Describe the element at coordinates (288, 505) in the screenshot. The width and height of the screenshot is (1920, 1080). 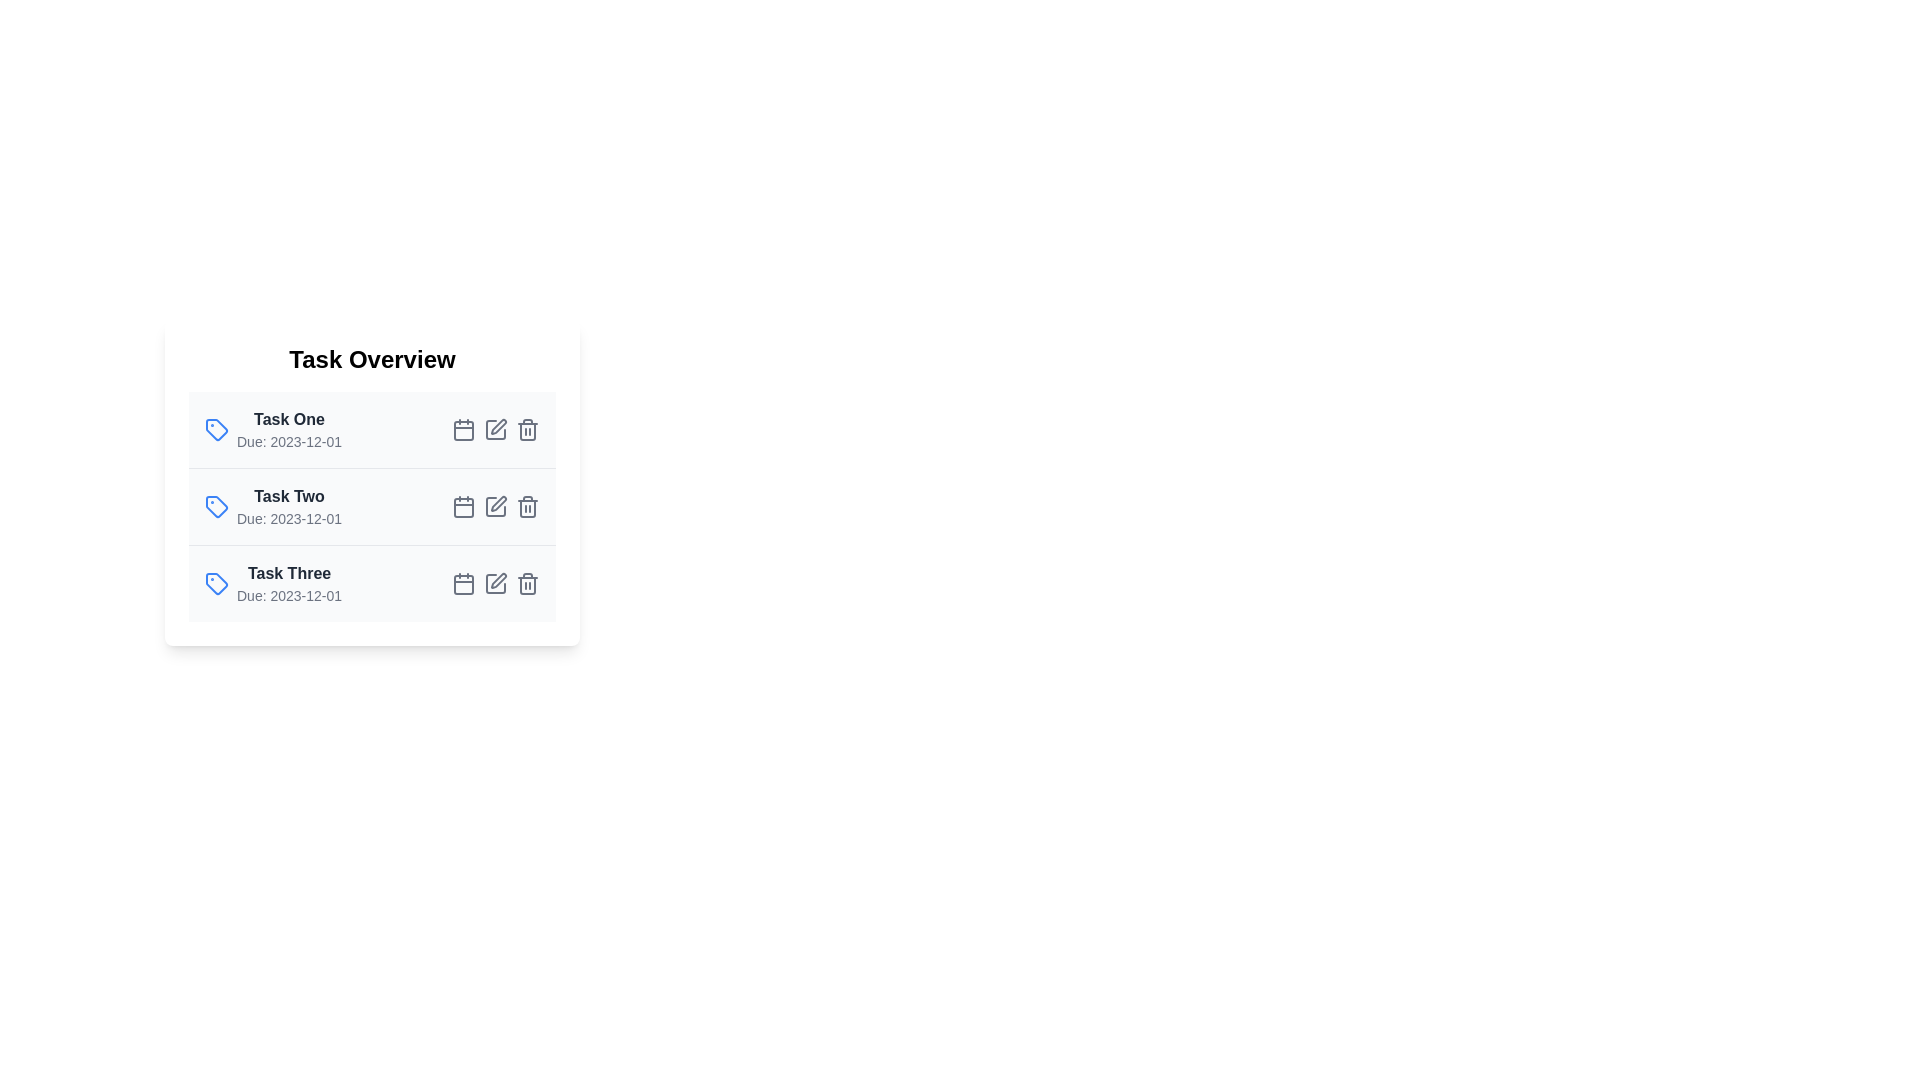
I see `text label that states 'Task Two' and 'Due: 2023-12-01', which is the second item under the 'Task Overview' heading` at that location.